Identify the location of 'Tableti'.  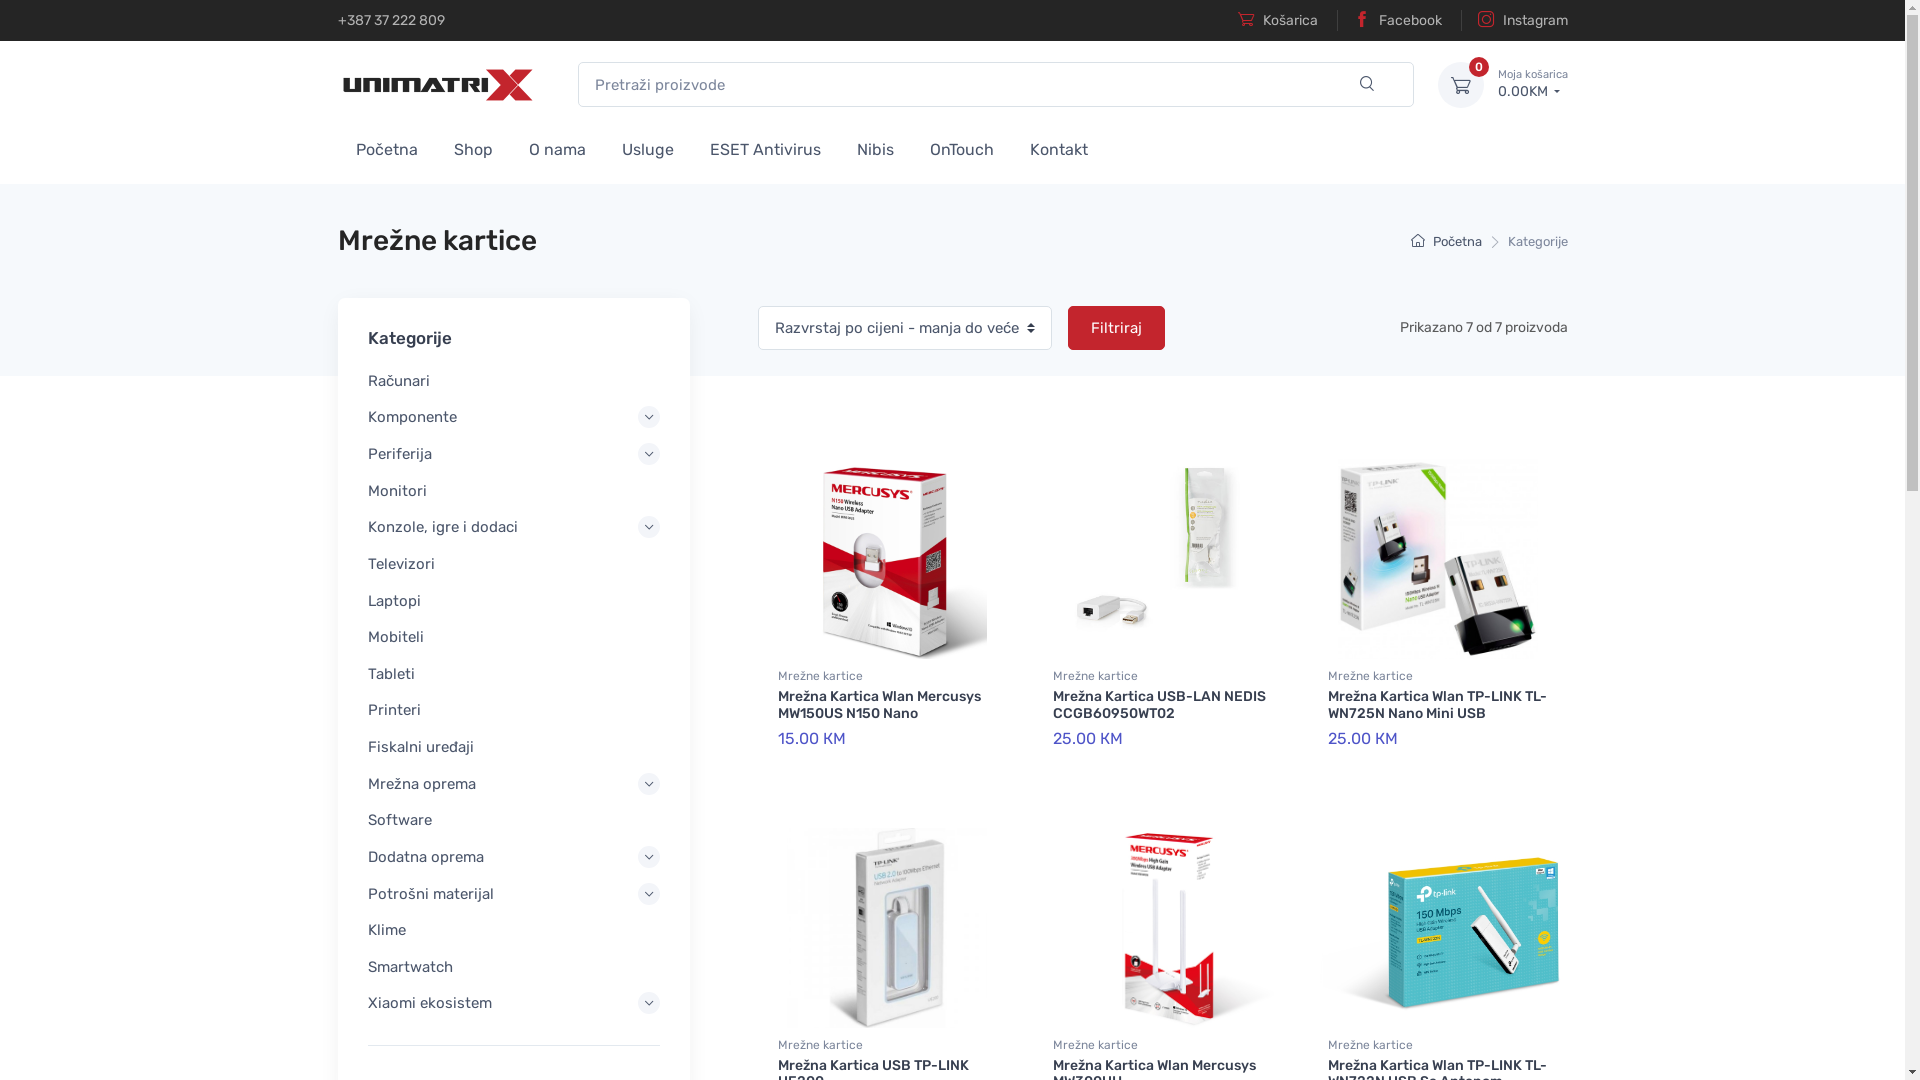
(513, 674).